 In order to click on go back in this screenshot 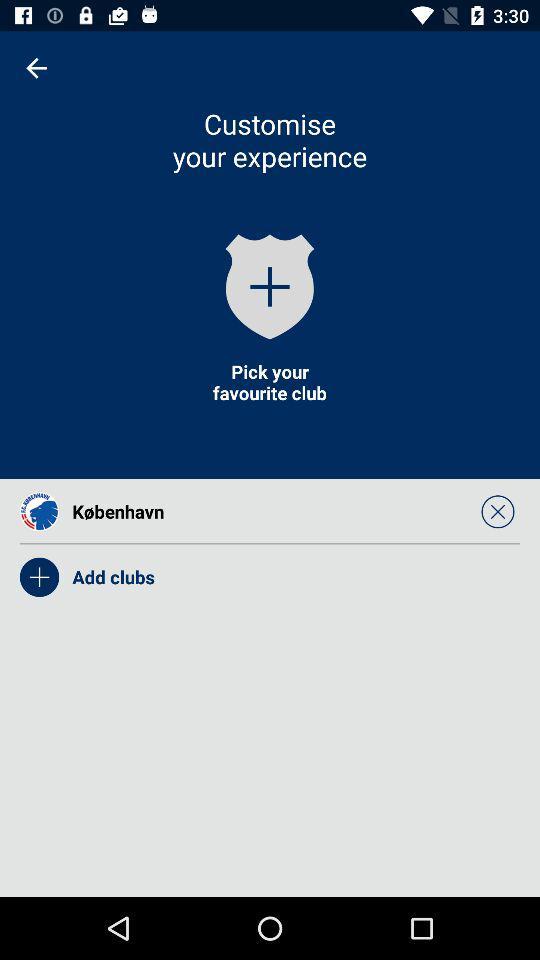, I will do `click(36, 68)`.